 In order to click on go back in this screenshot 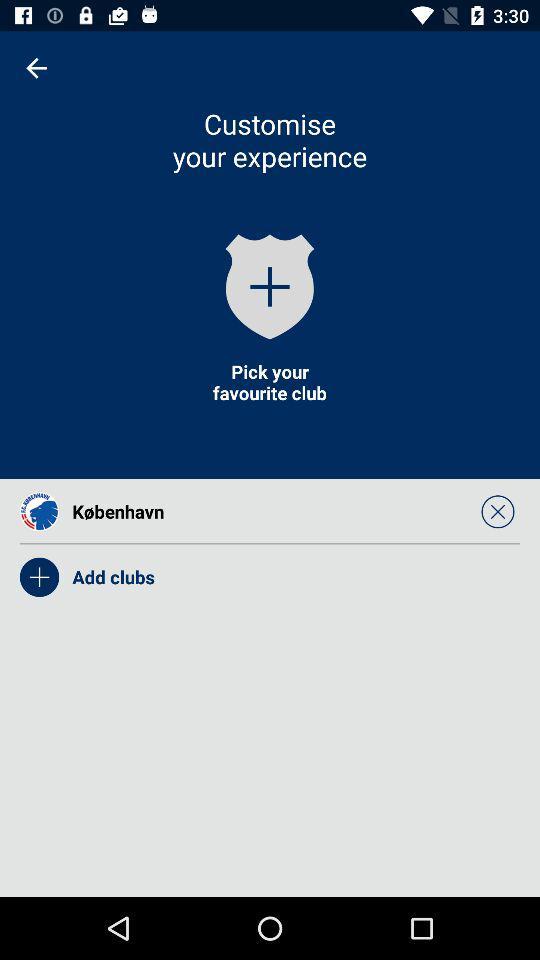, I will do `click(36, 68)`.